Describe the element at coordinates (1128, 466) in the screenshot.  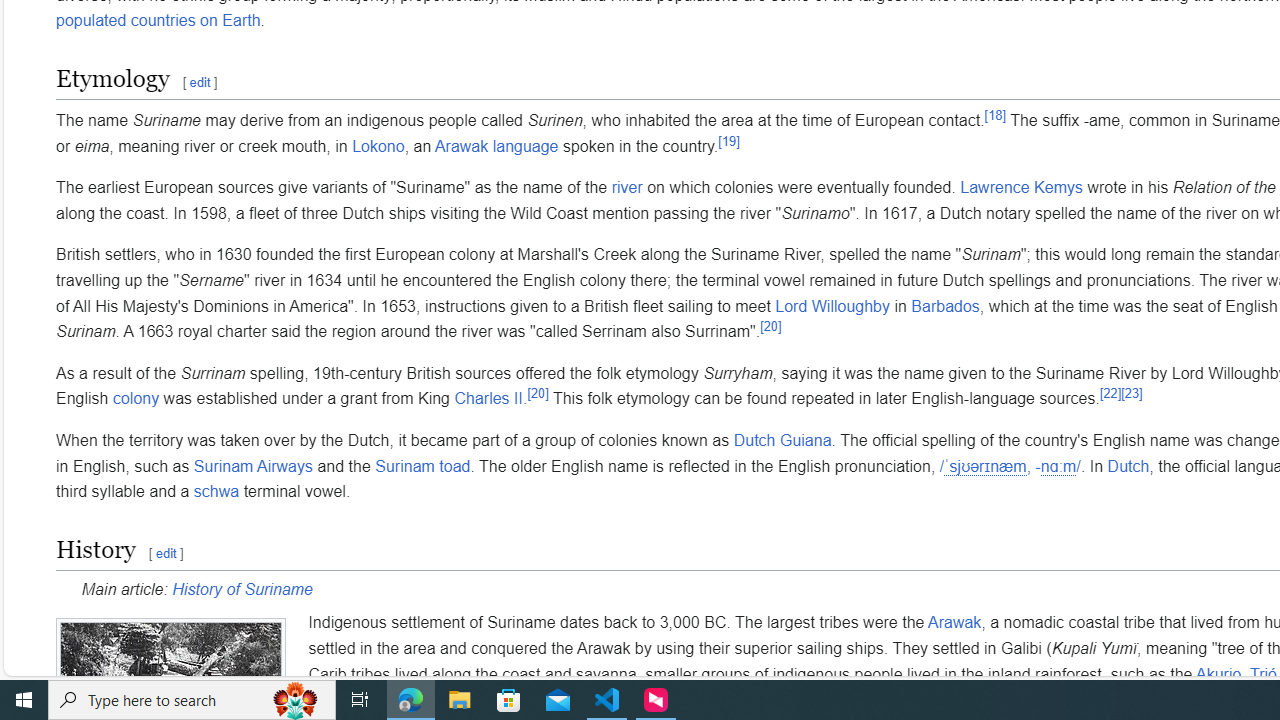
I see `'Dutch'` at that location.